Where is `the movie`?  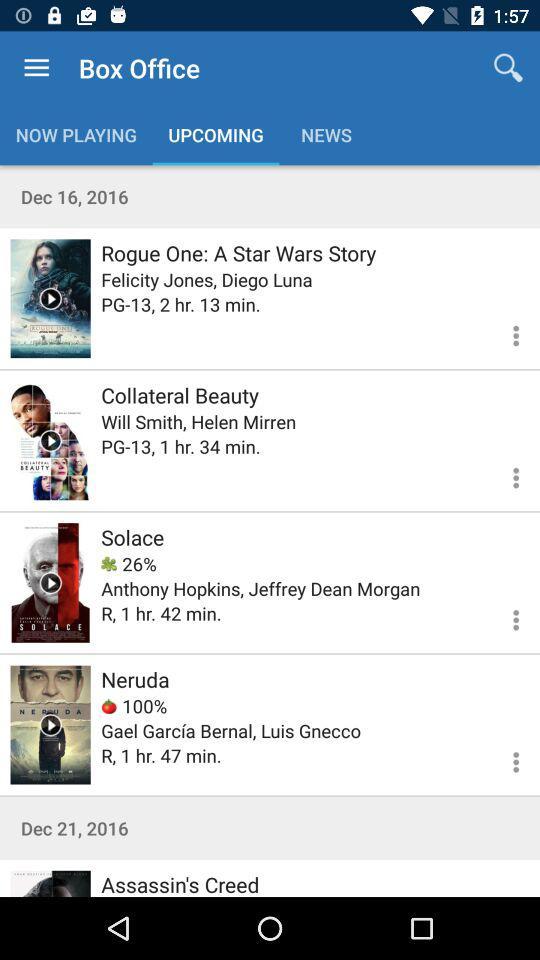 the movie is located at coordinates (50, 297).